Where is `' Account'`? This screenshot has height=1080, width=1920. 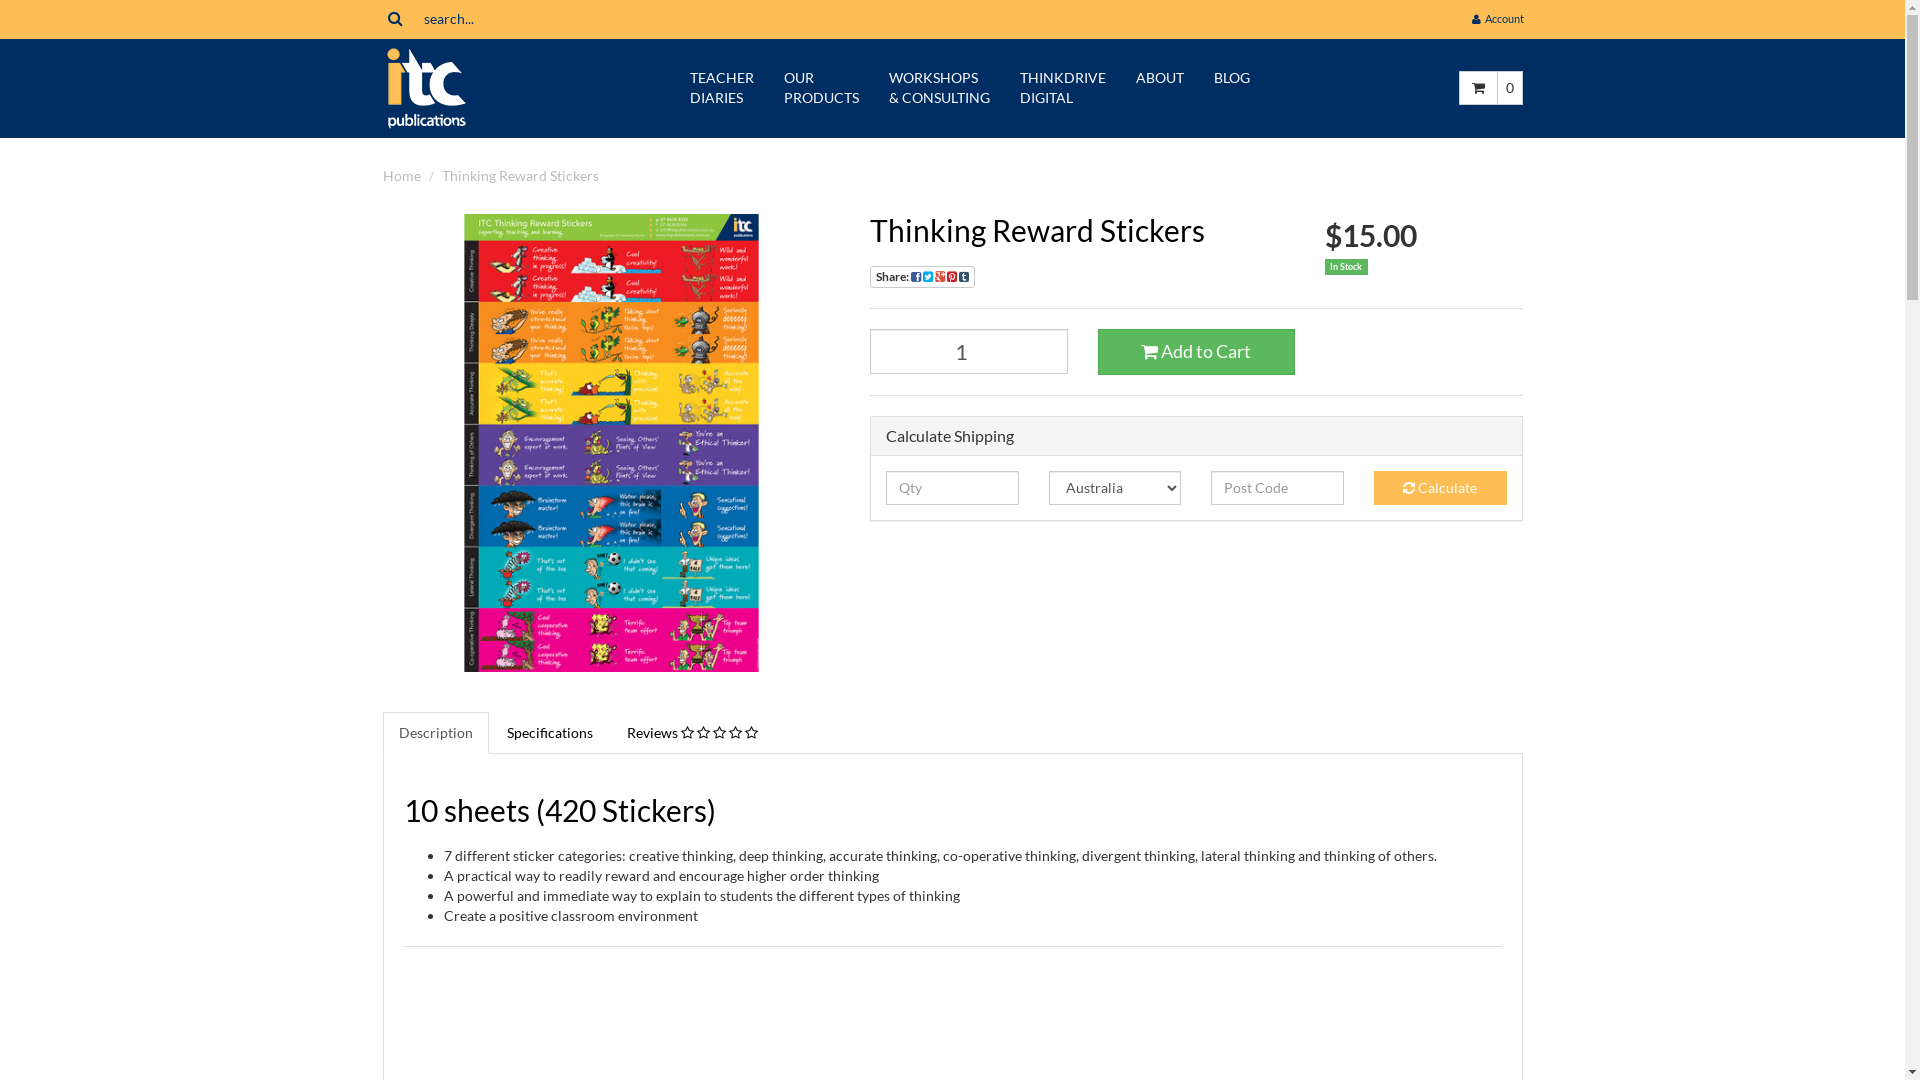
' Account' is located at coordinates (1497, 19).